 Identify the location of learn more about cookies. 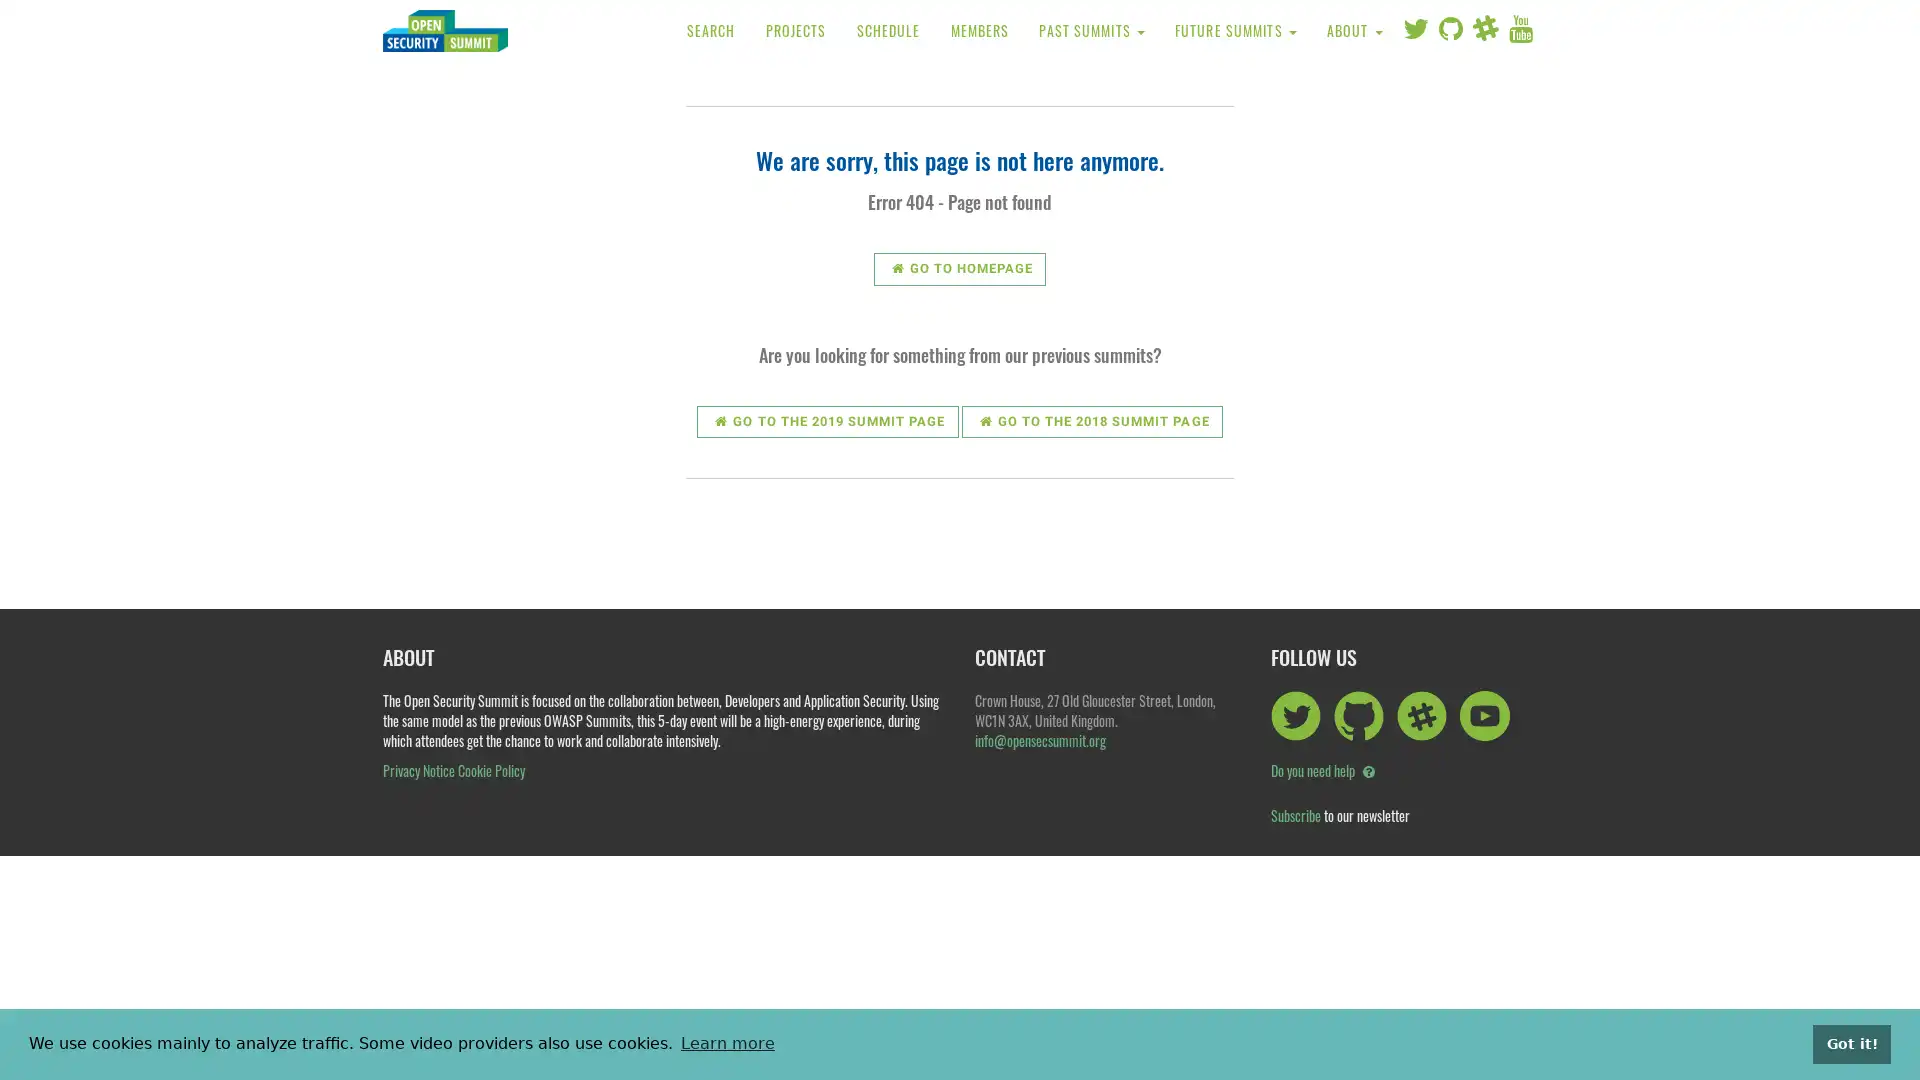
(726, 1043).